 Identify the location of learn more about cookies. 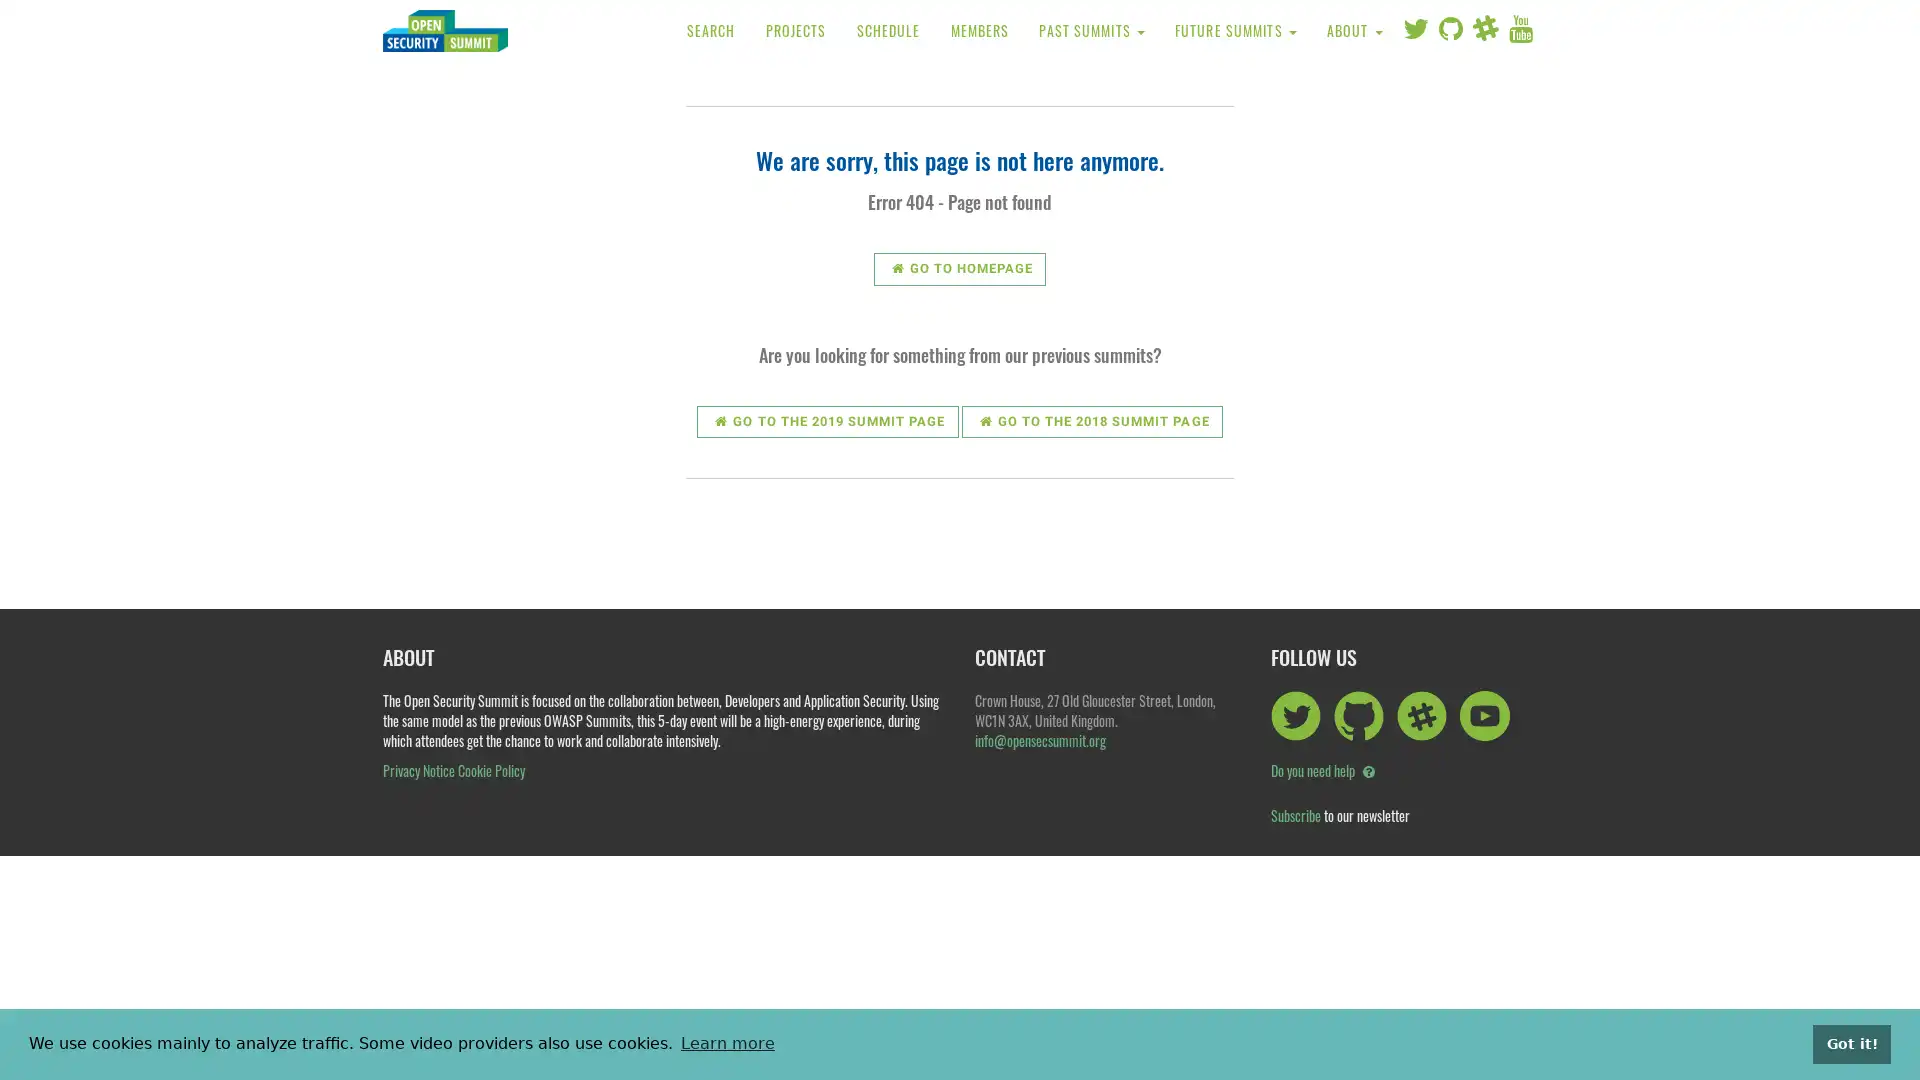
(726, 1043).